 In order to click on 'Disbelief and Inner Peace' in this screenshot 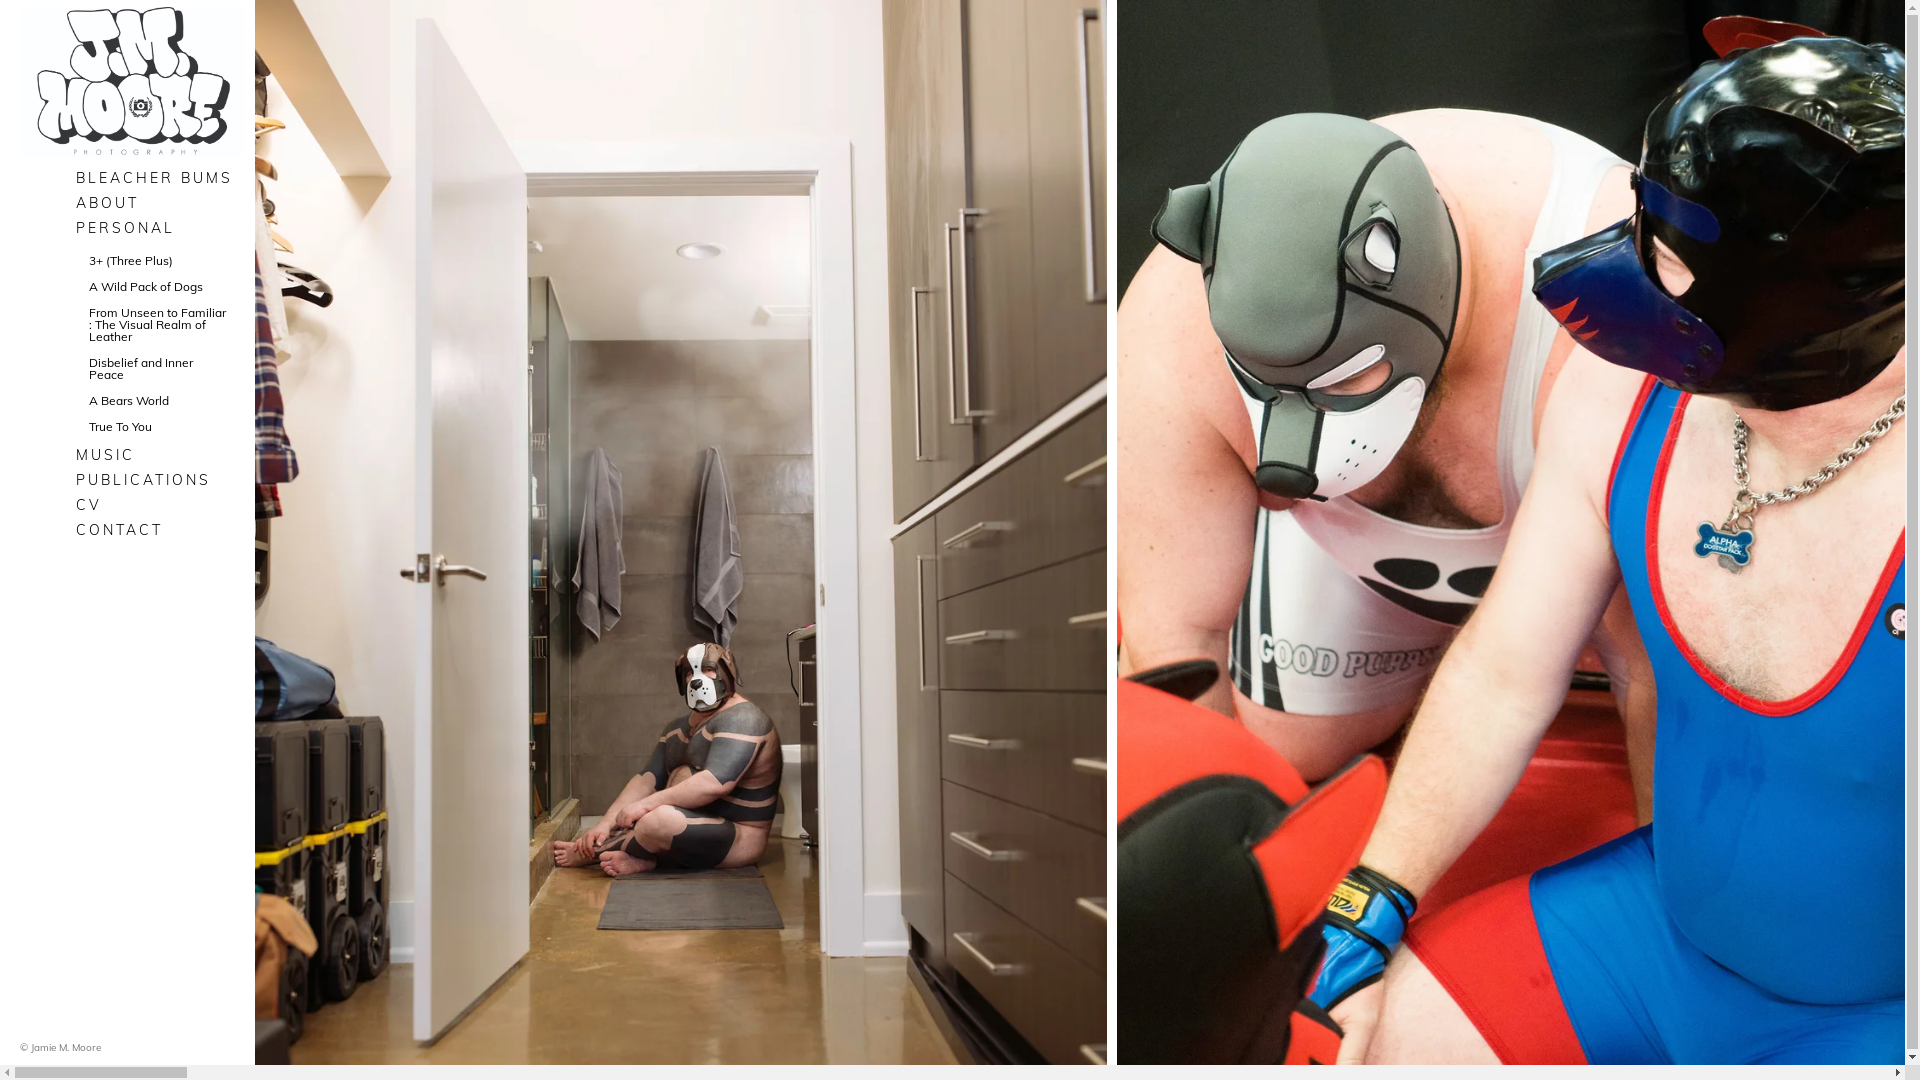, I will do `click(156, 369)`.